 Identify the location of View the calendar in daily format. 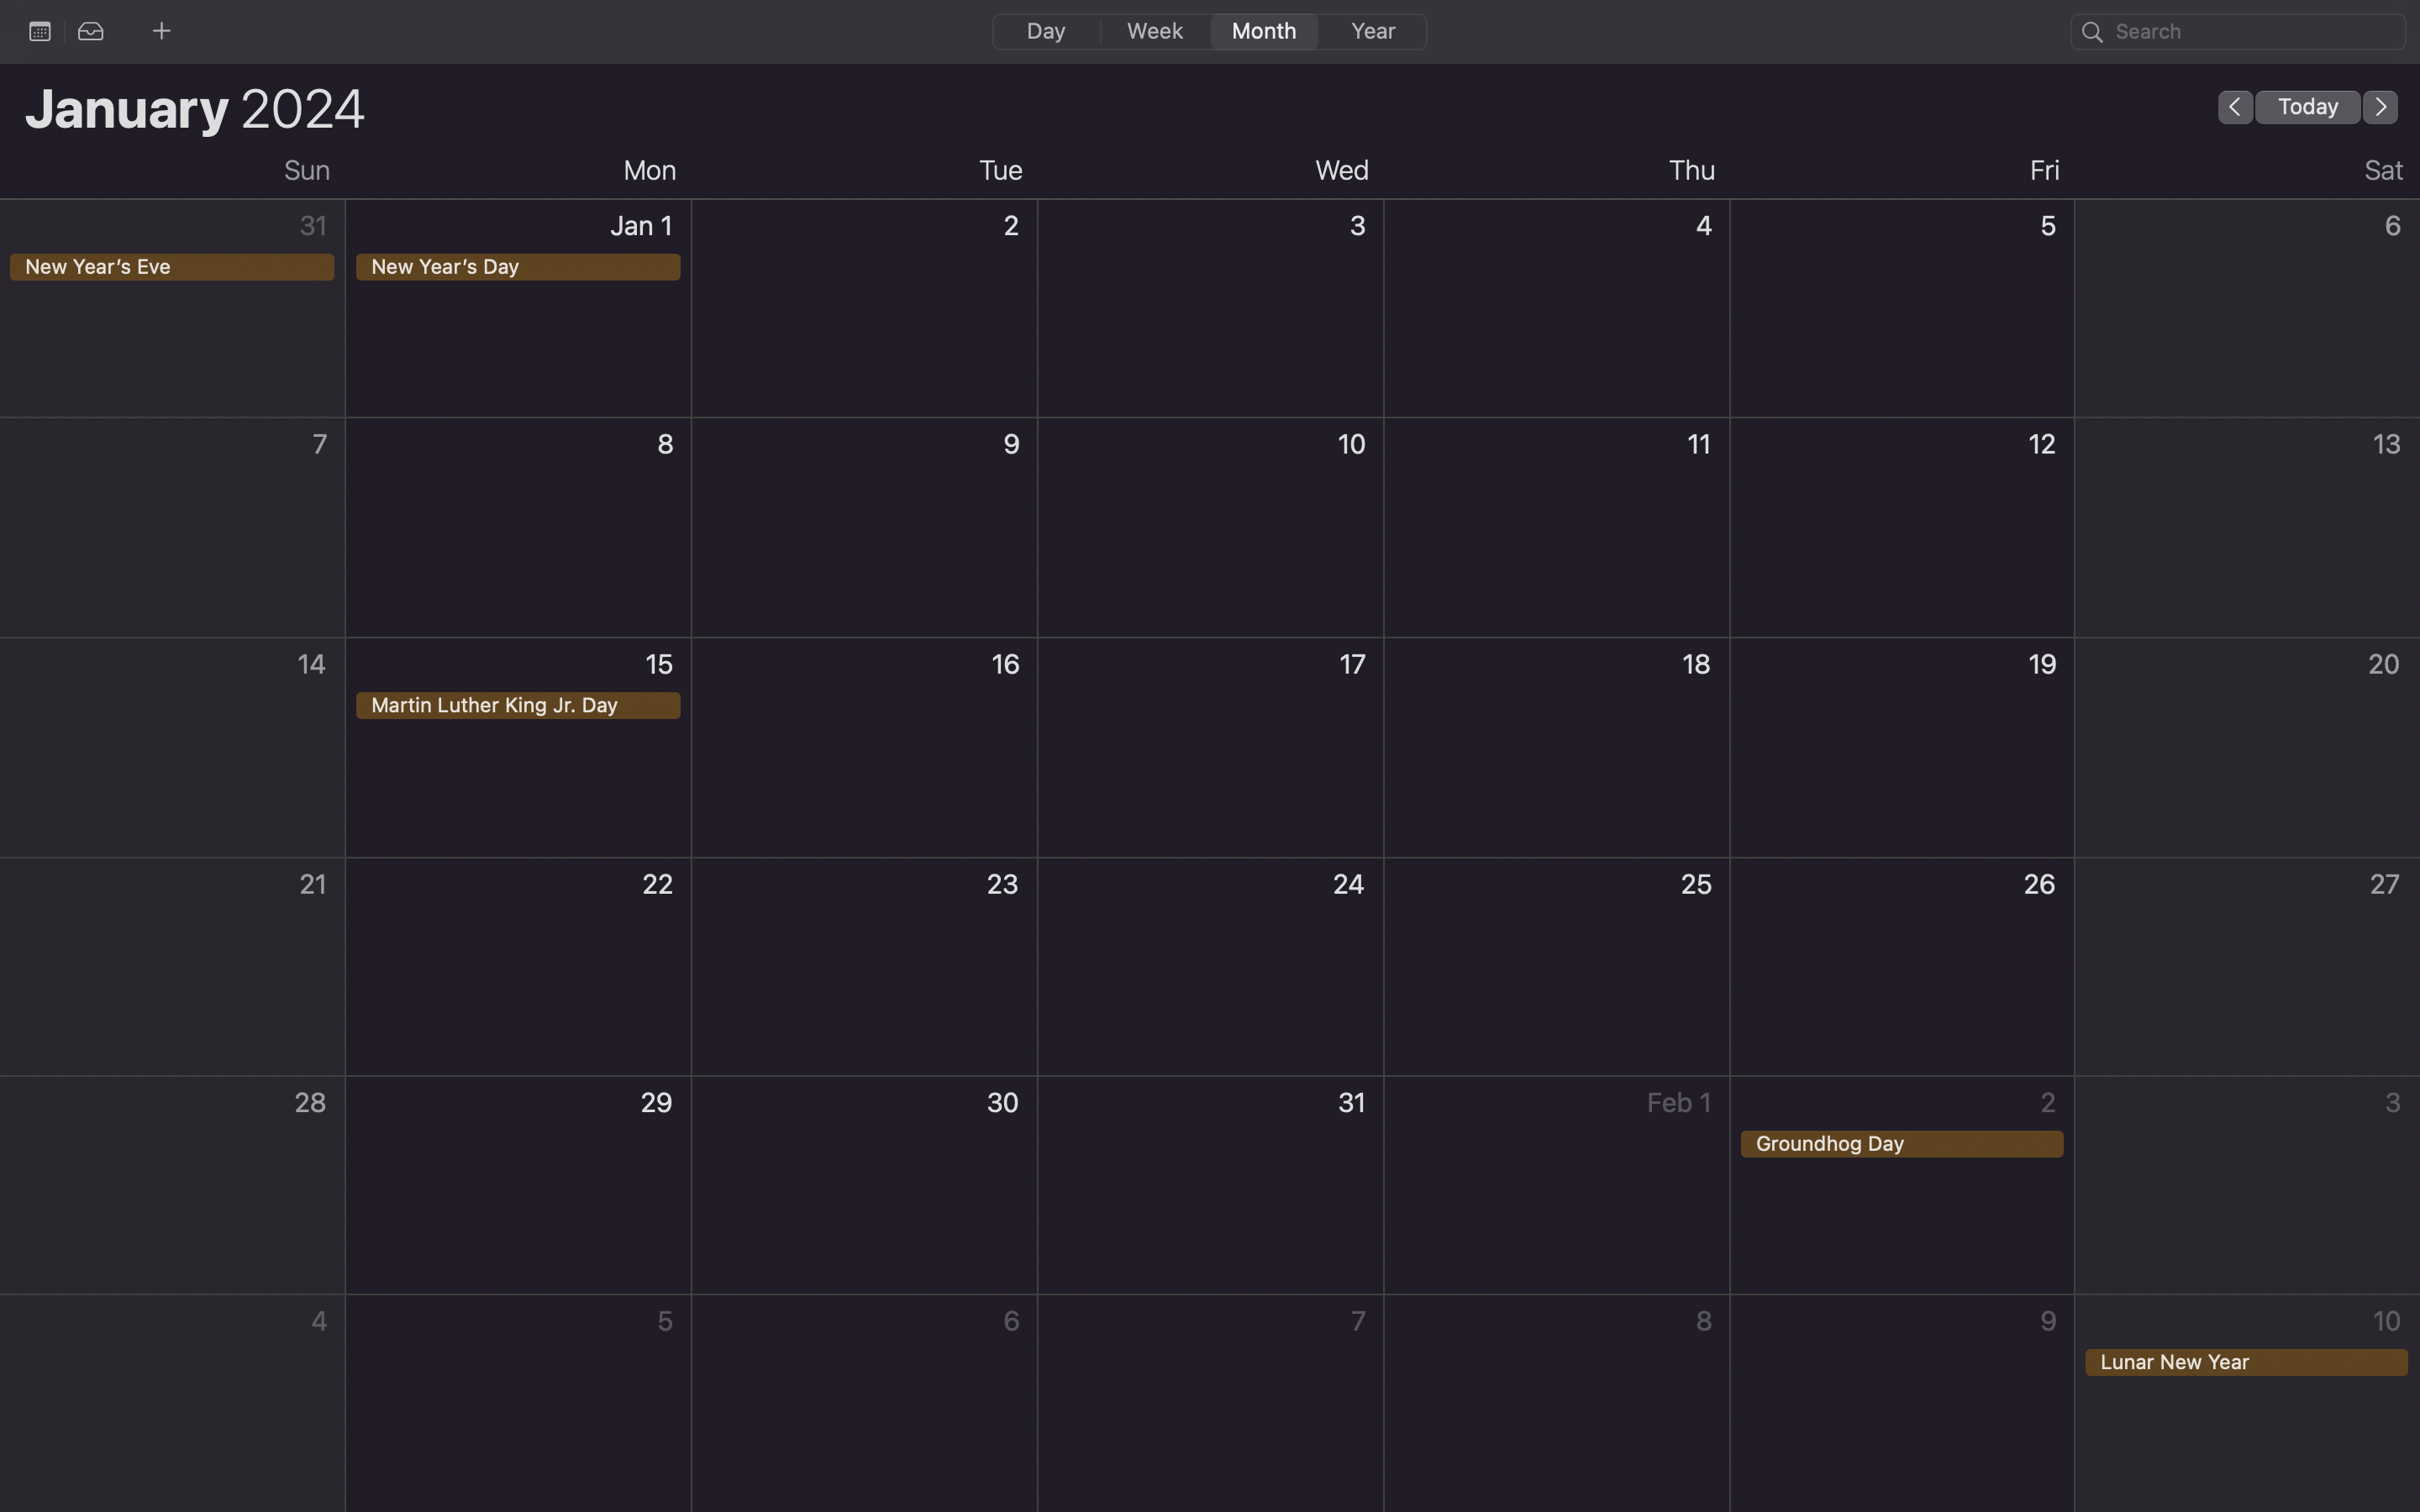
(1044, 29).